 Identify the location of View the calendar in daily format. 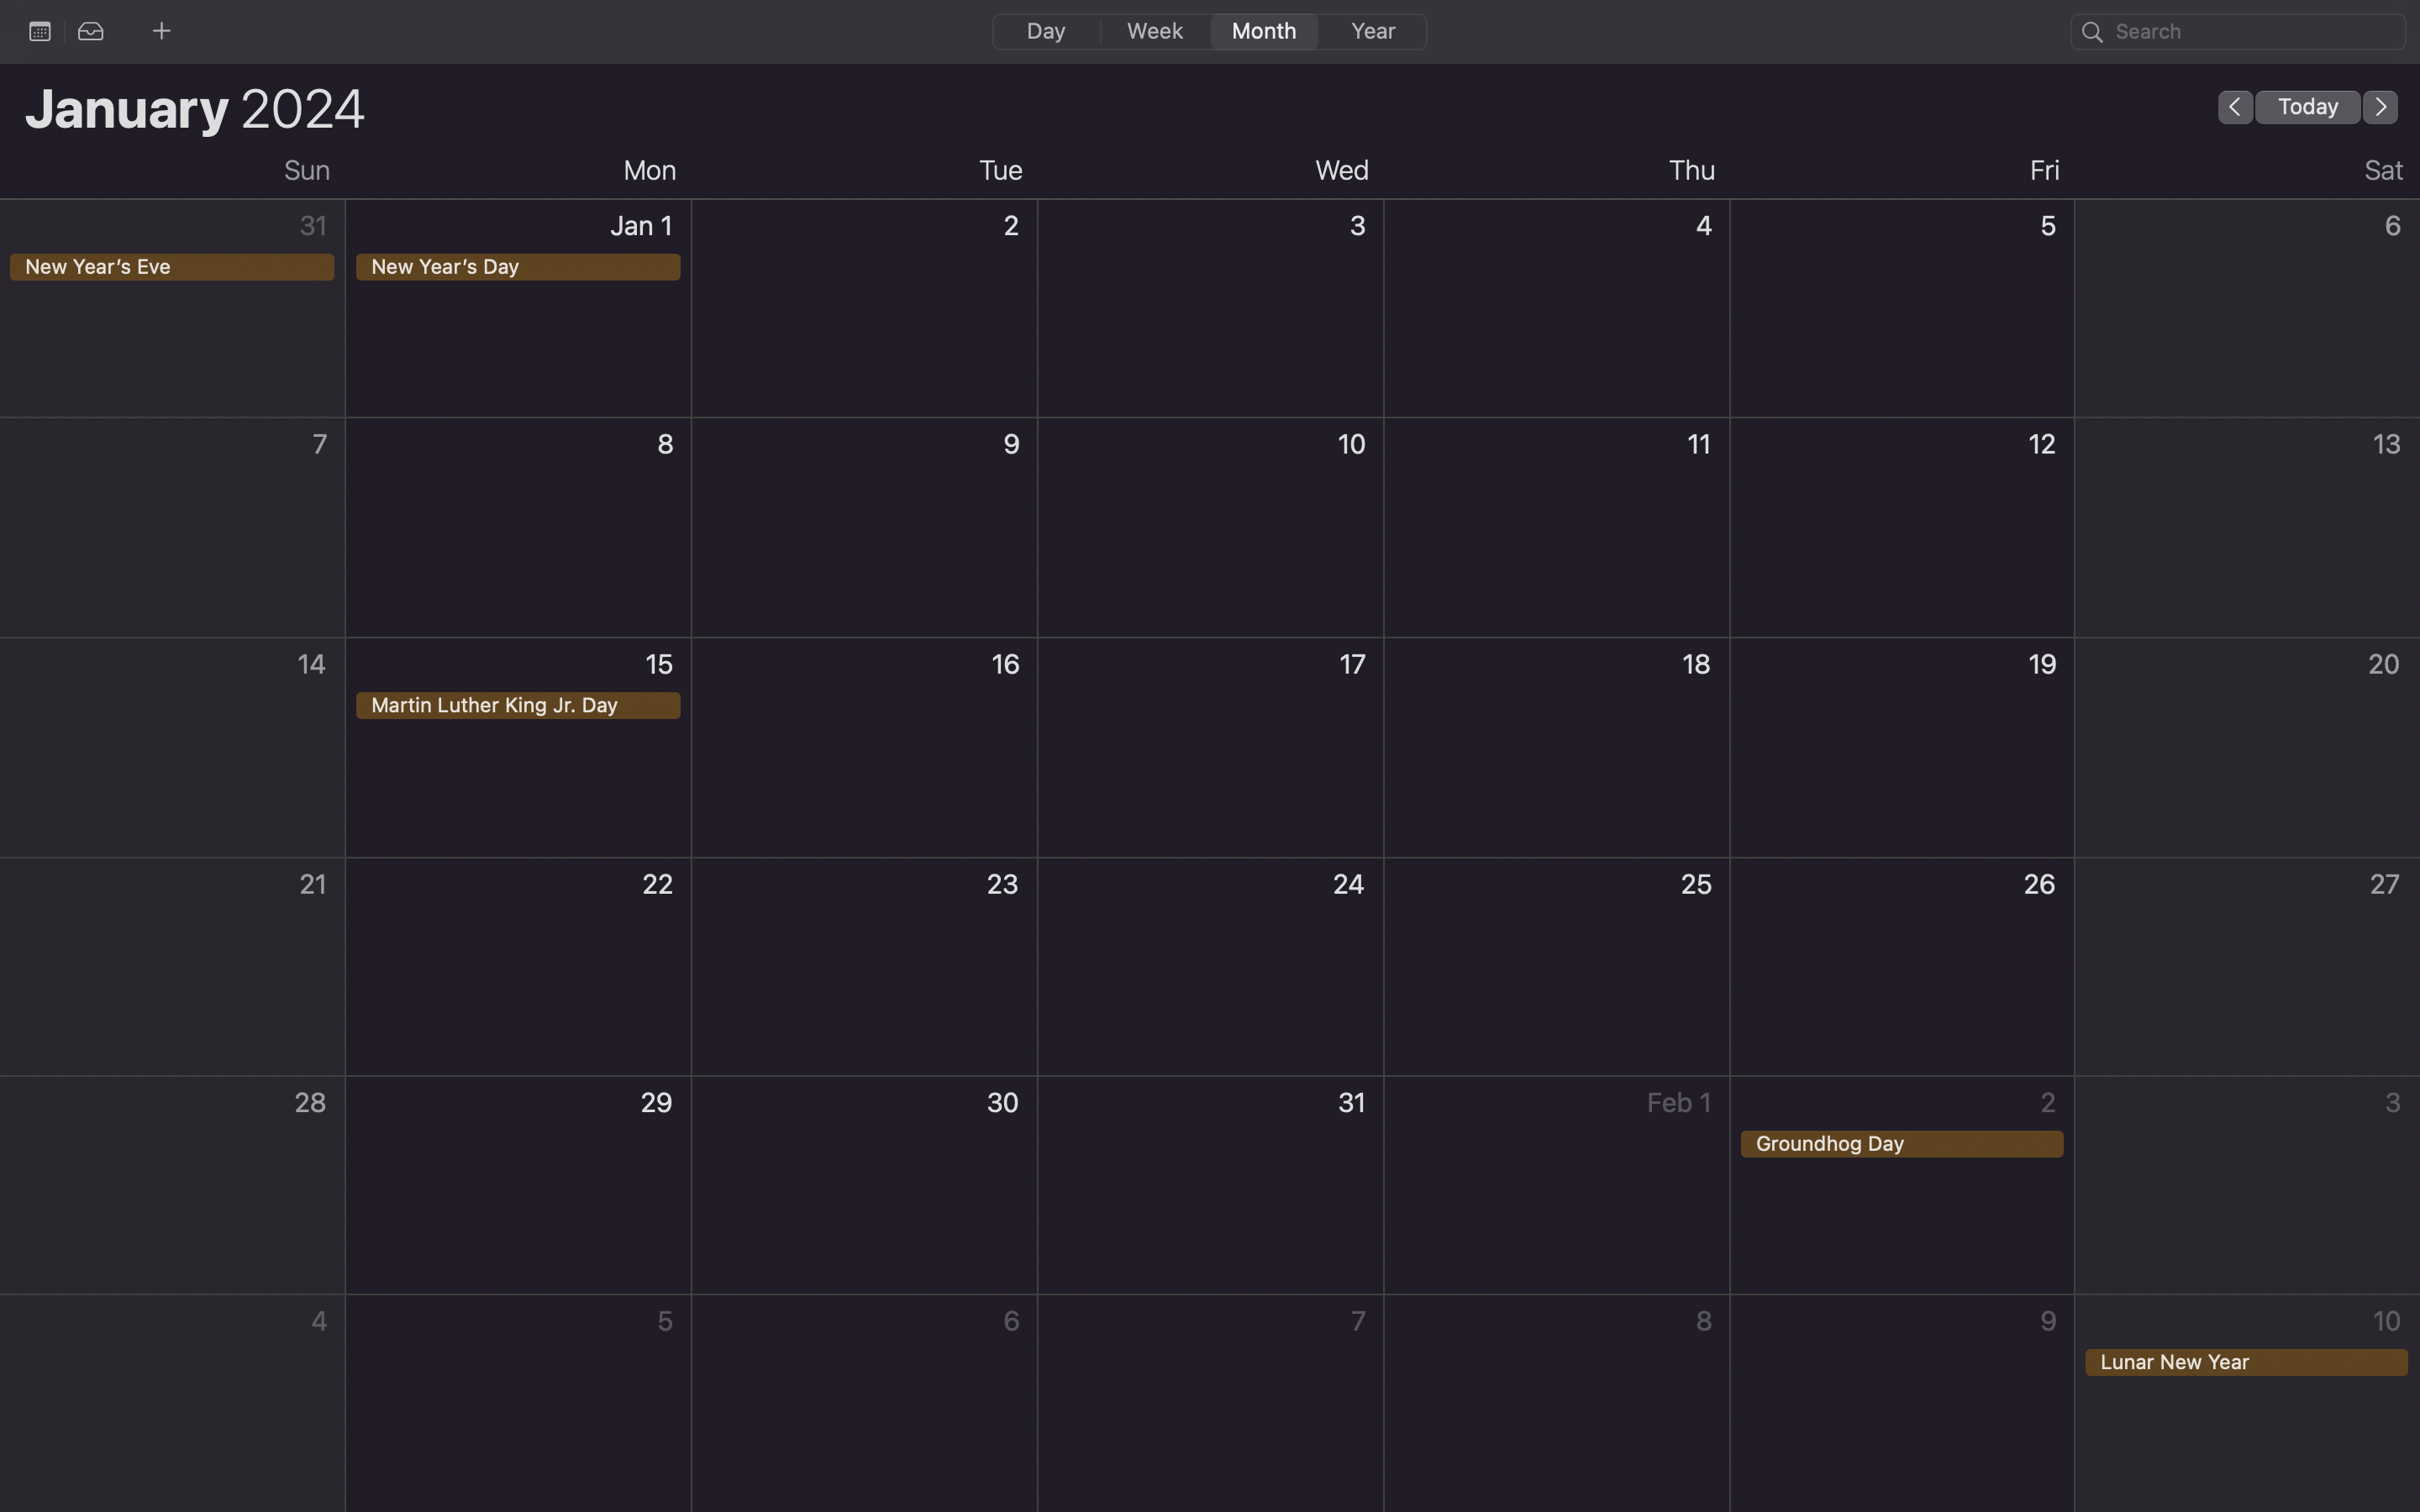
(1044, 29).